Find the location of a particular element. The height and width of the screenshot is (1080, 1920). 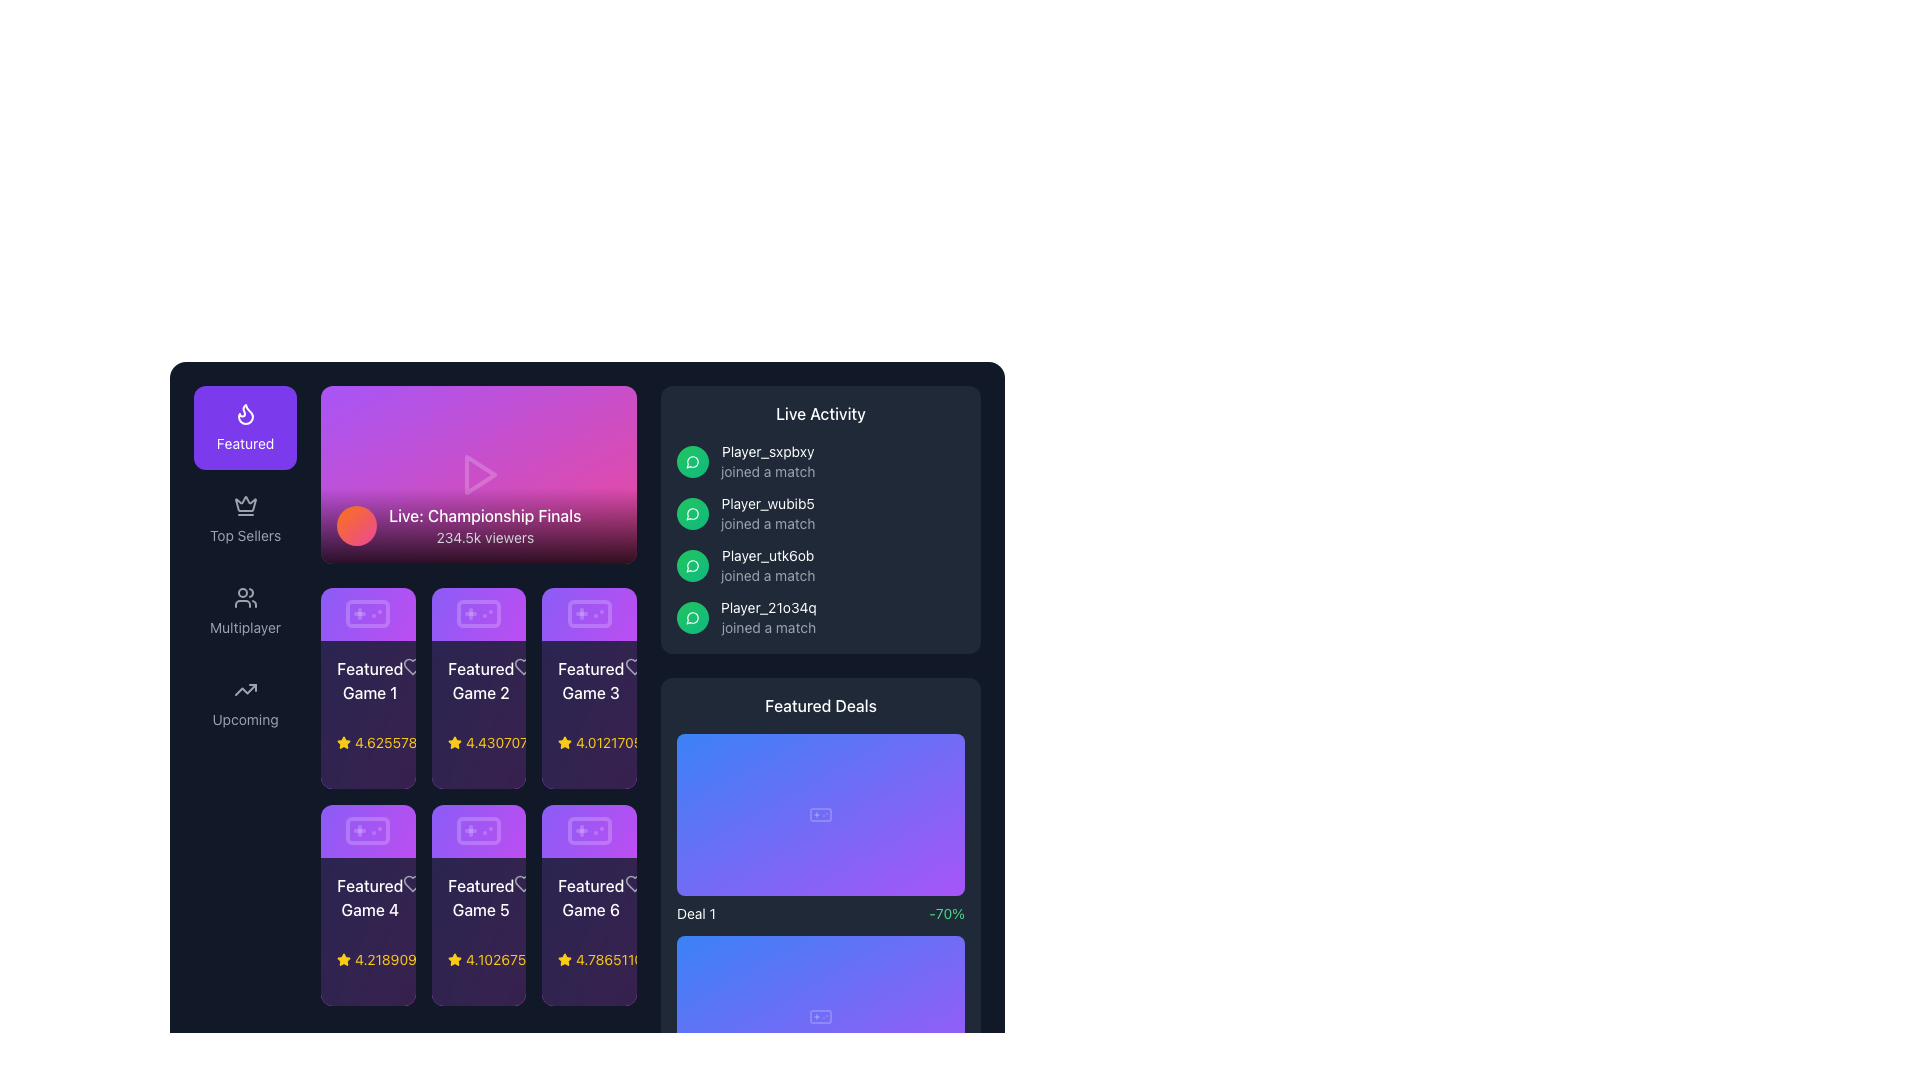

the yellow numerical text label reading '4.21890975809909', which is located next to a small yellow star icon in the bottom-left card of a grid of six cards is located at coordinates (419, 959).